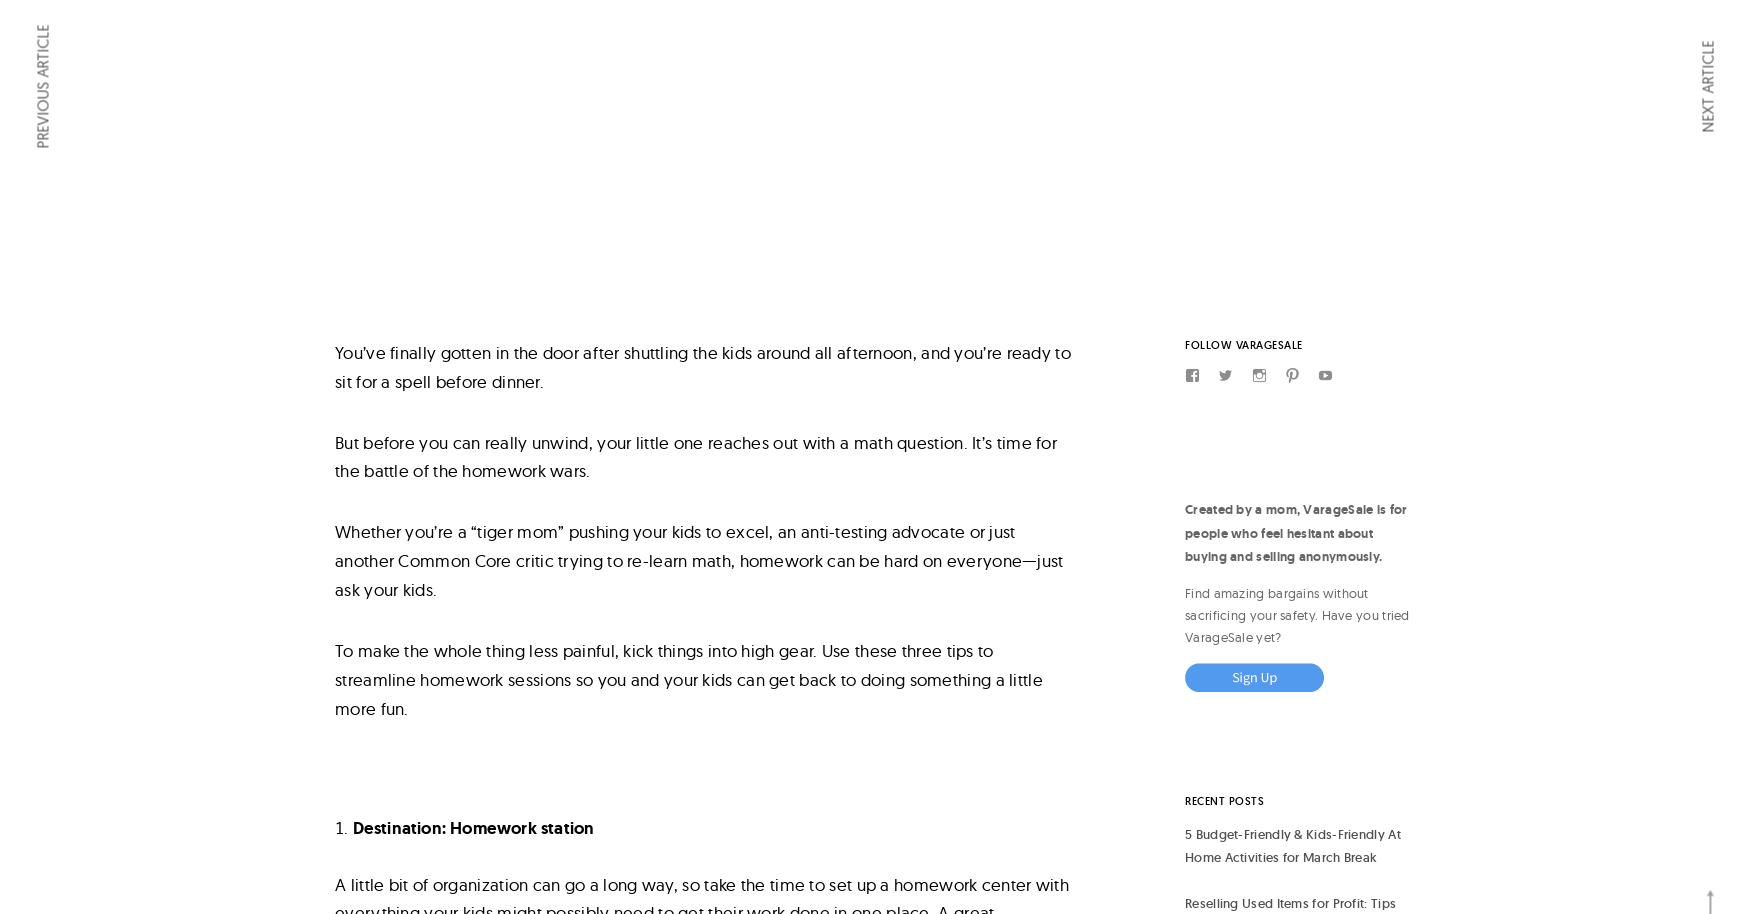 Image resolution: width=1750 pixels, height=914 pixels. Describe the element at coordinates (702, 364) in the screenshot. I see `'You’ve finally gotten in the door after shuttling the kids around all afternoon, and you’re ready to sit for a spell before dinner.'` at that location.